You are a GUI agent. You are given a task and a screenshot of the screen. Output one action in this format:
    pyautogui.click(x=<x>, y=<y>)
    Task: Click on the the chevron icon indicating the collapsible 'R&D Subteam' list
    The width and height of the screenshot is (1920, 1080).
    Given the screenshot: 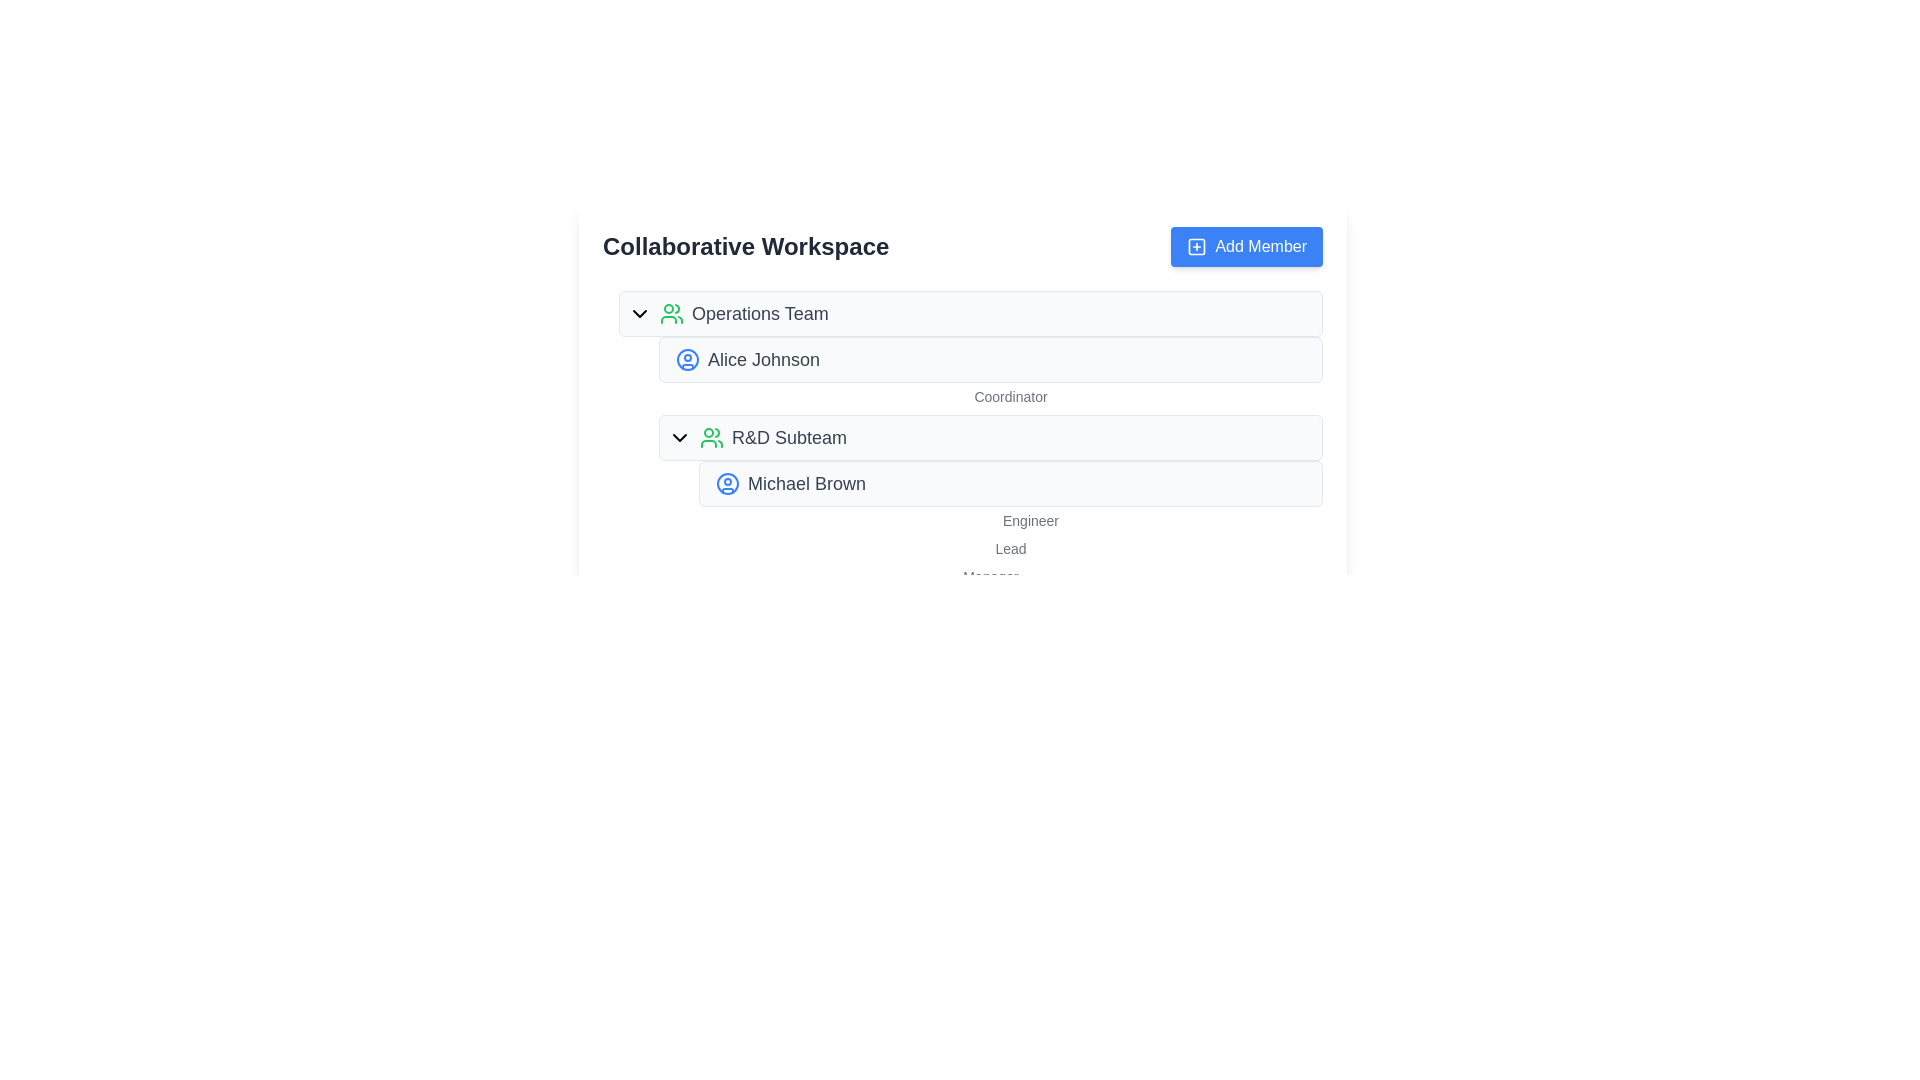 What is the action you would take?
    pyautogui.click(x=680, y=437)
    